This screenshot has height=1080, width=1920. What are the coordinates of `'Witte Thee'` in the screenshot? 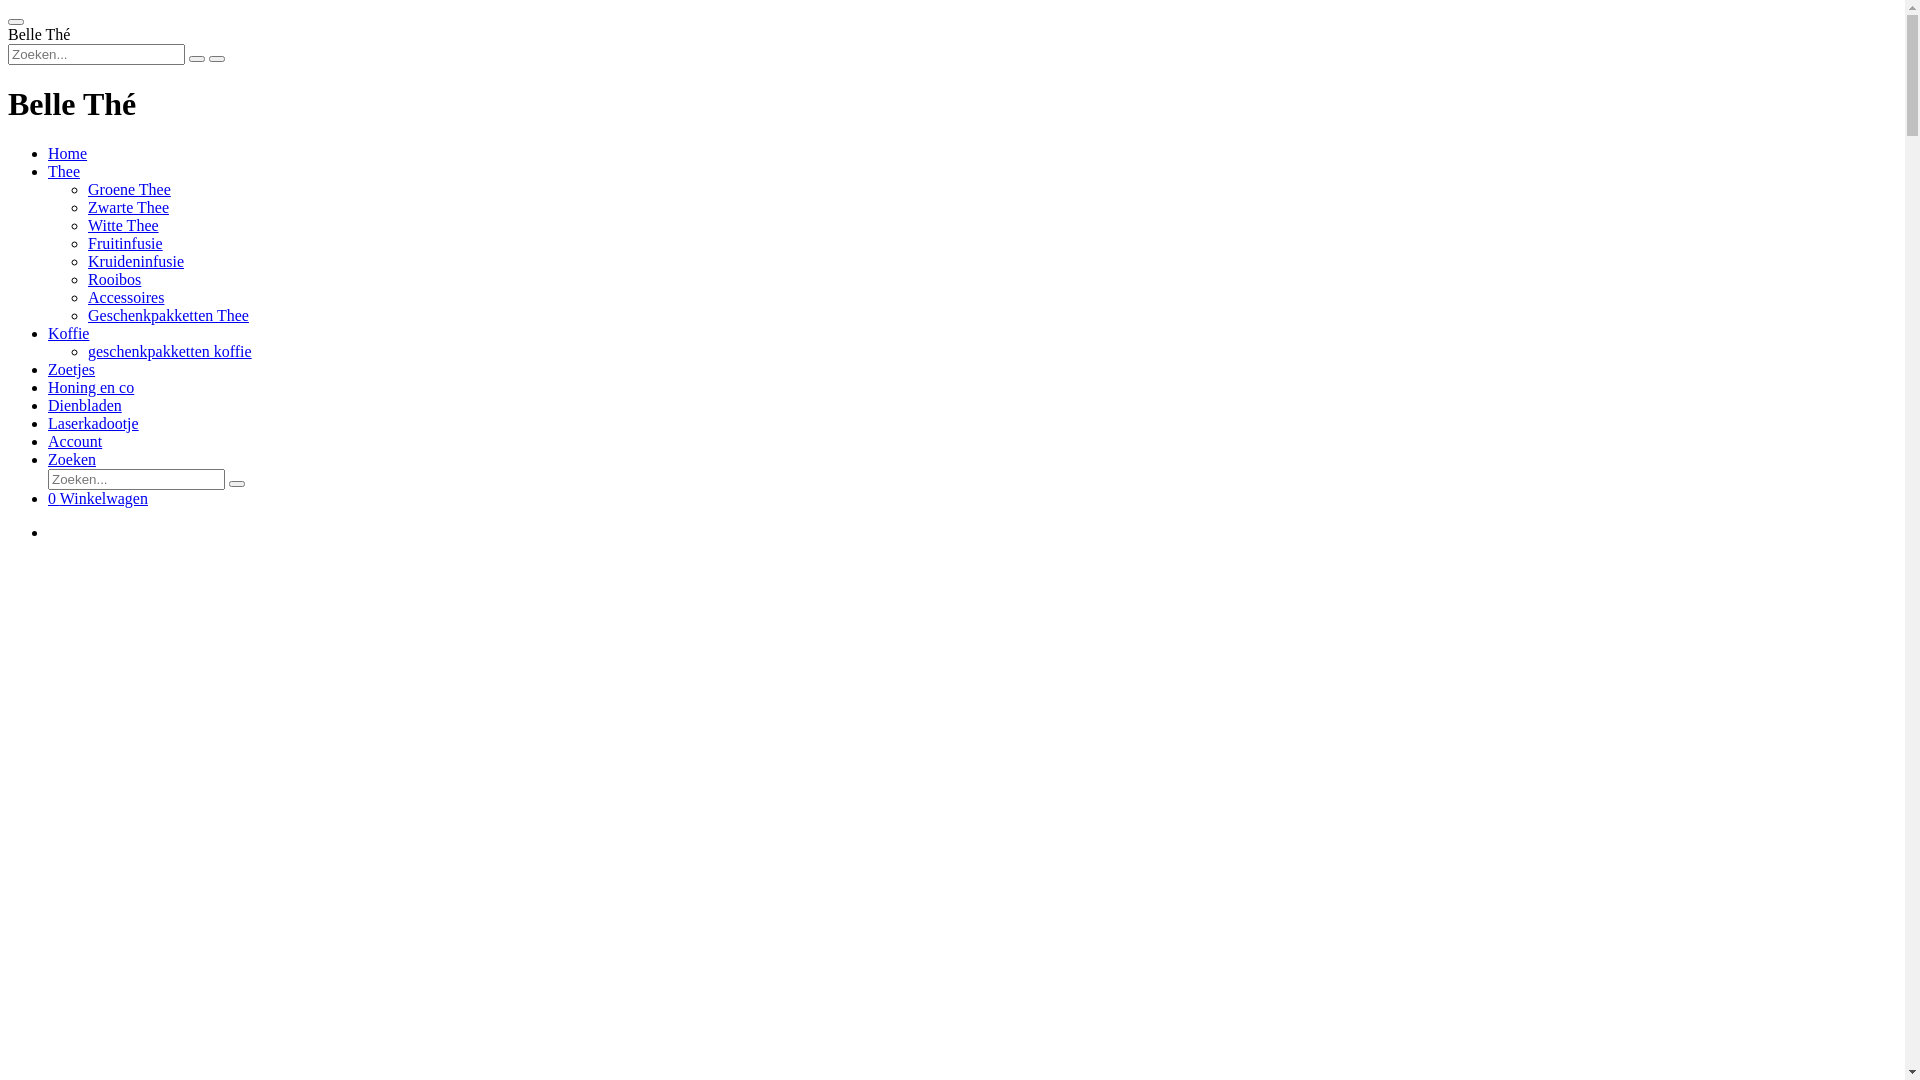 It's located at (122, 225).